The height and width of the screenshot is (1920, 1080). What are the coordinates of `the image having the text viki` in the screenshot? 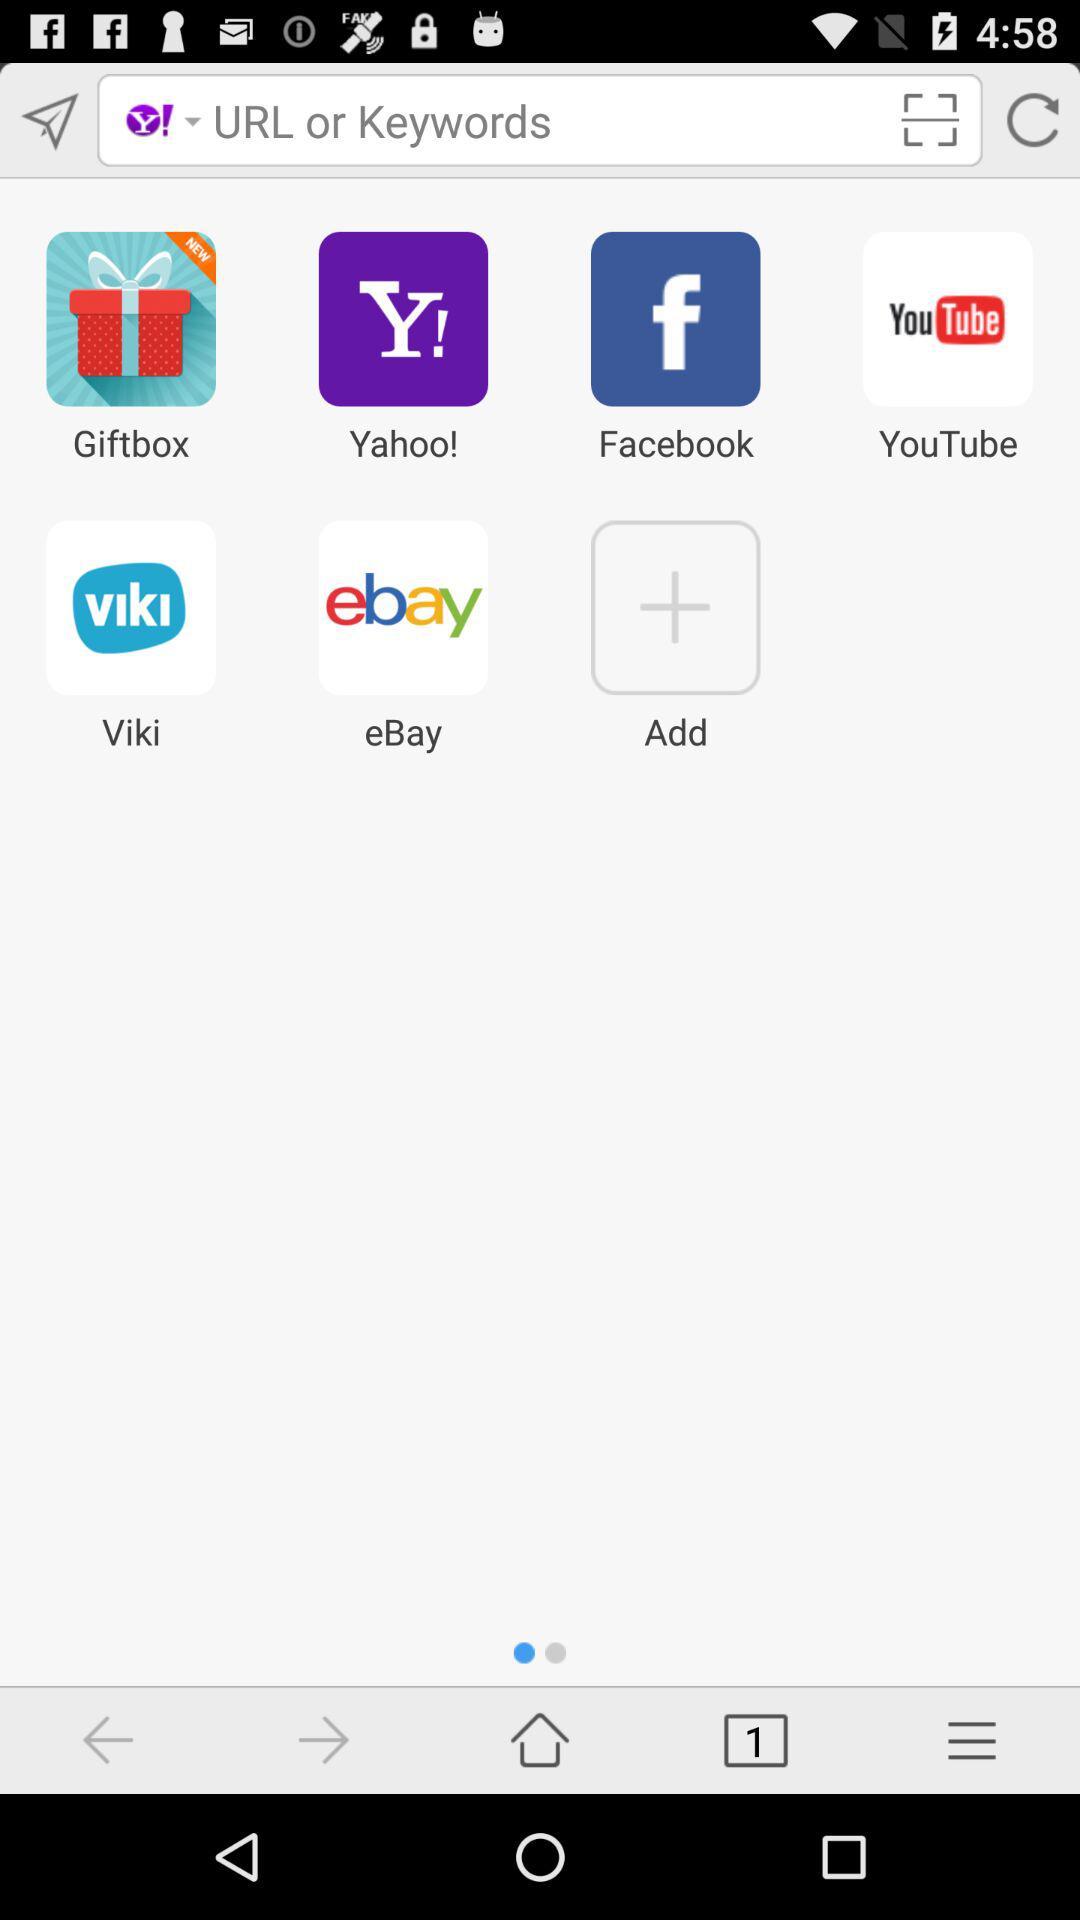 It's located at (131, 607).